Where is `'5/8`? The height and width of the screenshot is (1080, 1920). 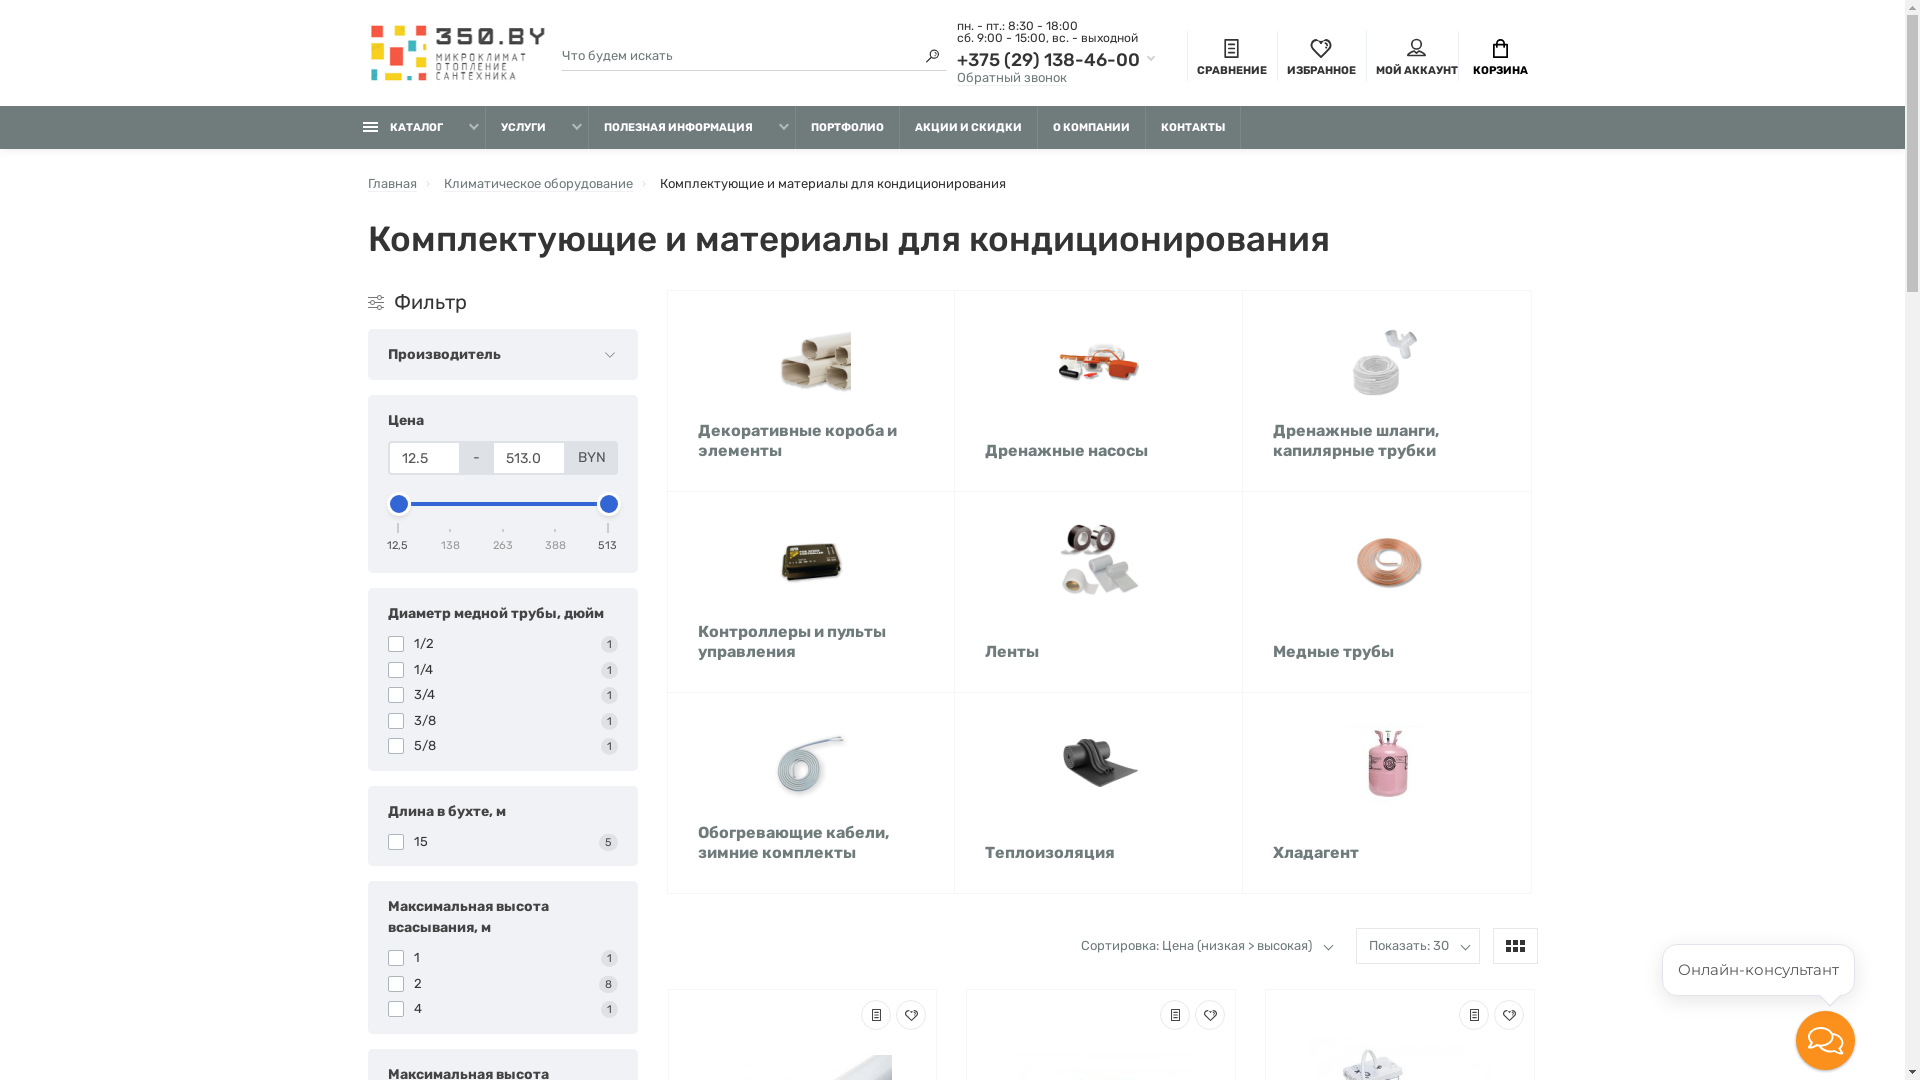
'5/8 is located at coordinates (503, 745).